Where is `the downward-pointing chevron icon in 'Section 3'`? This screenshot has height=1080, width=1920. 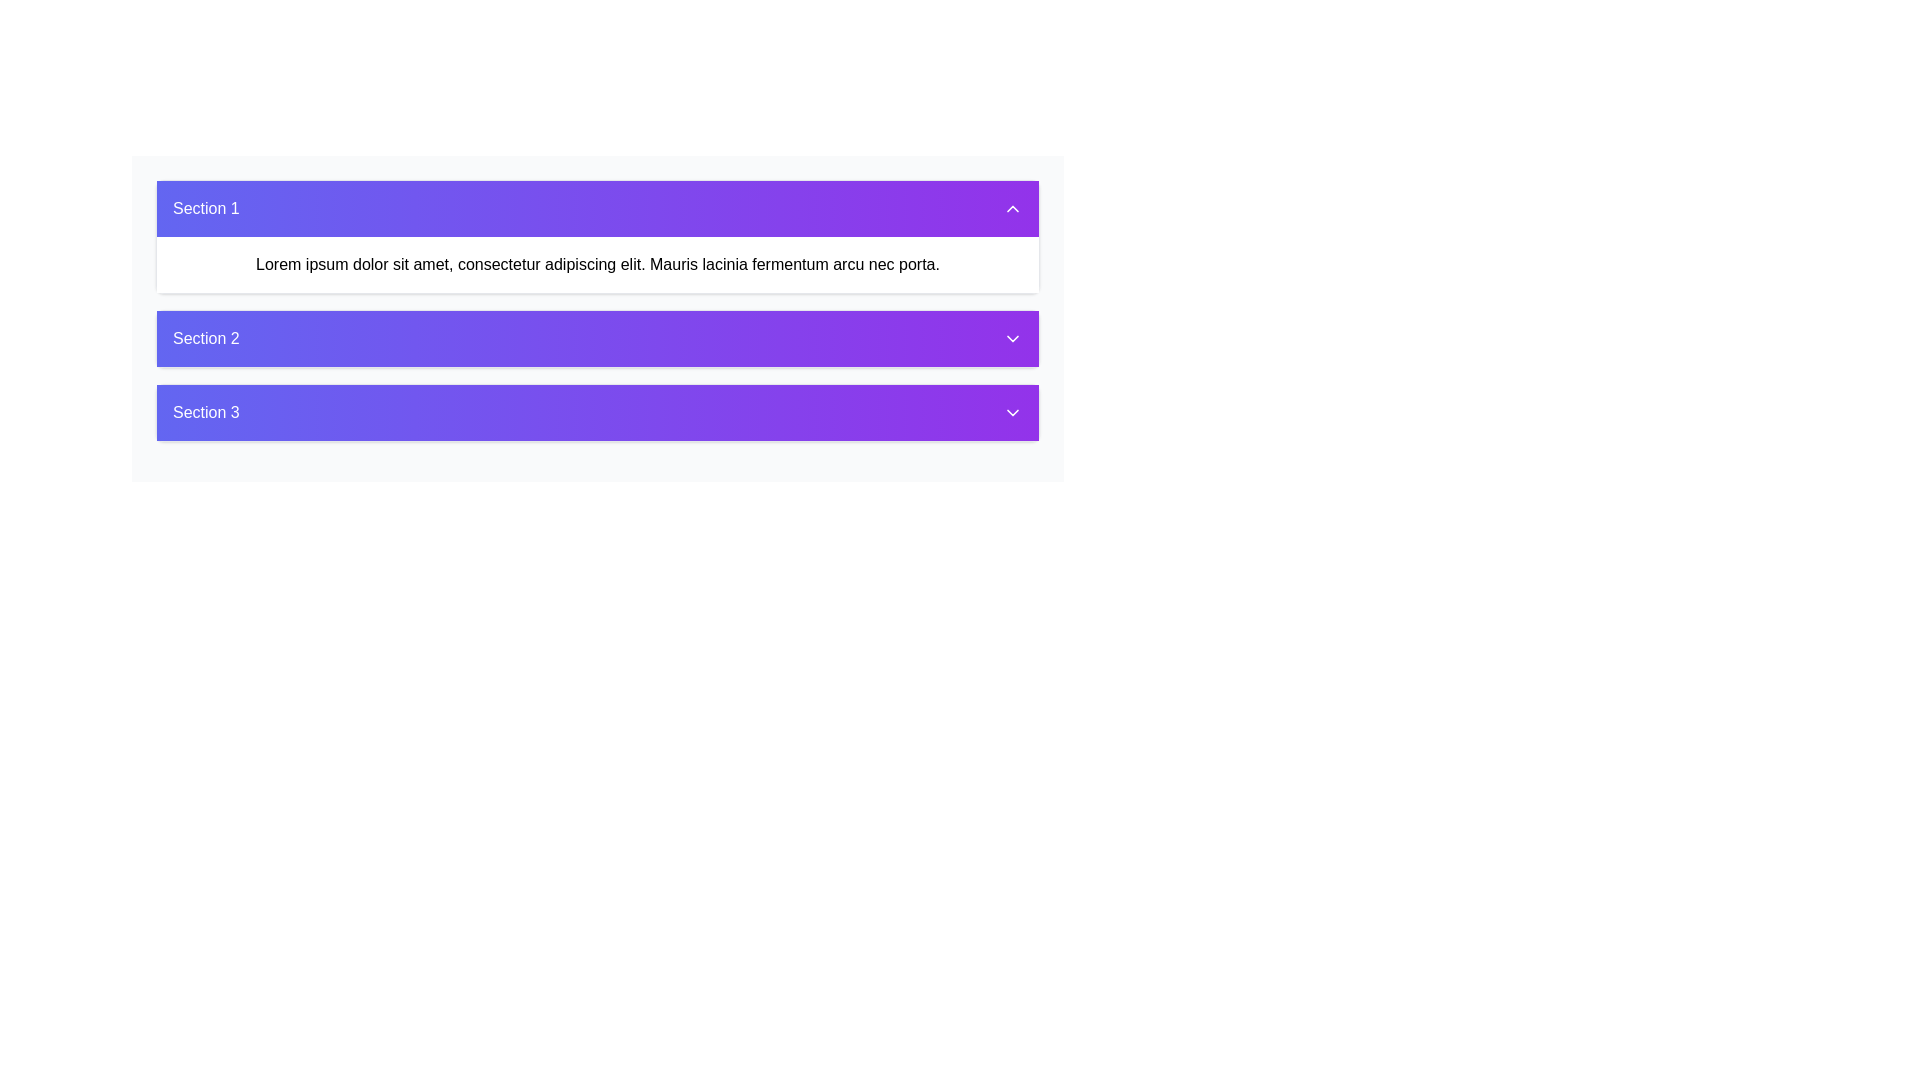 the downward-pointing chevron icon in 'Section 3' is located at coordinates (1012, 411).